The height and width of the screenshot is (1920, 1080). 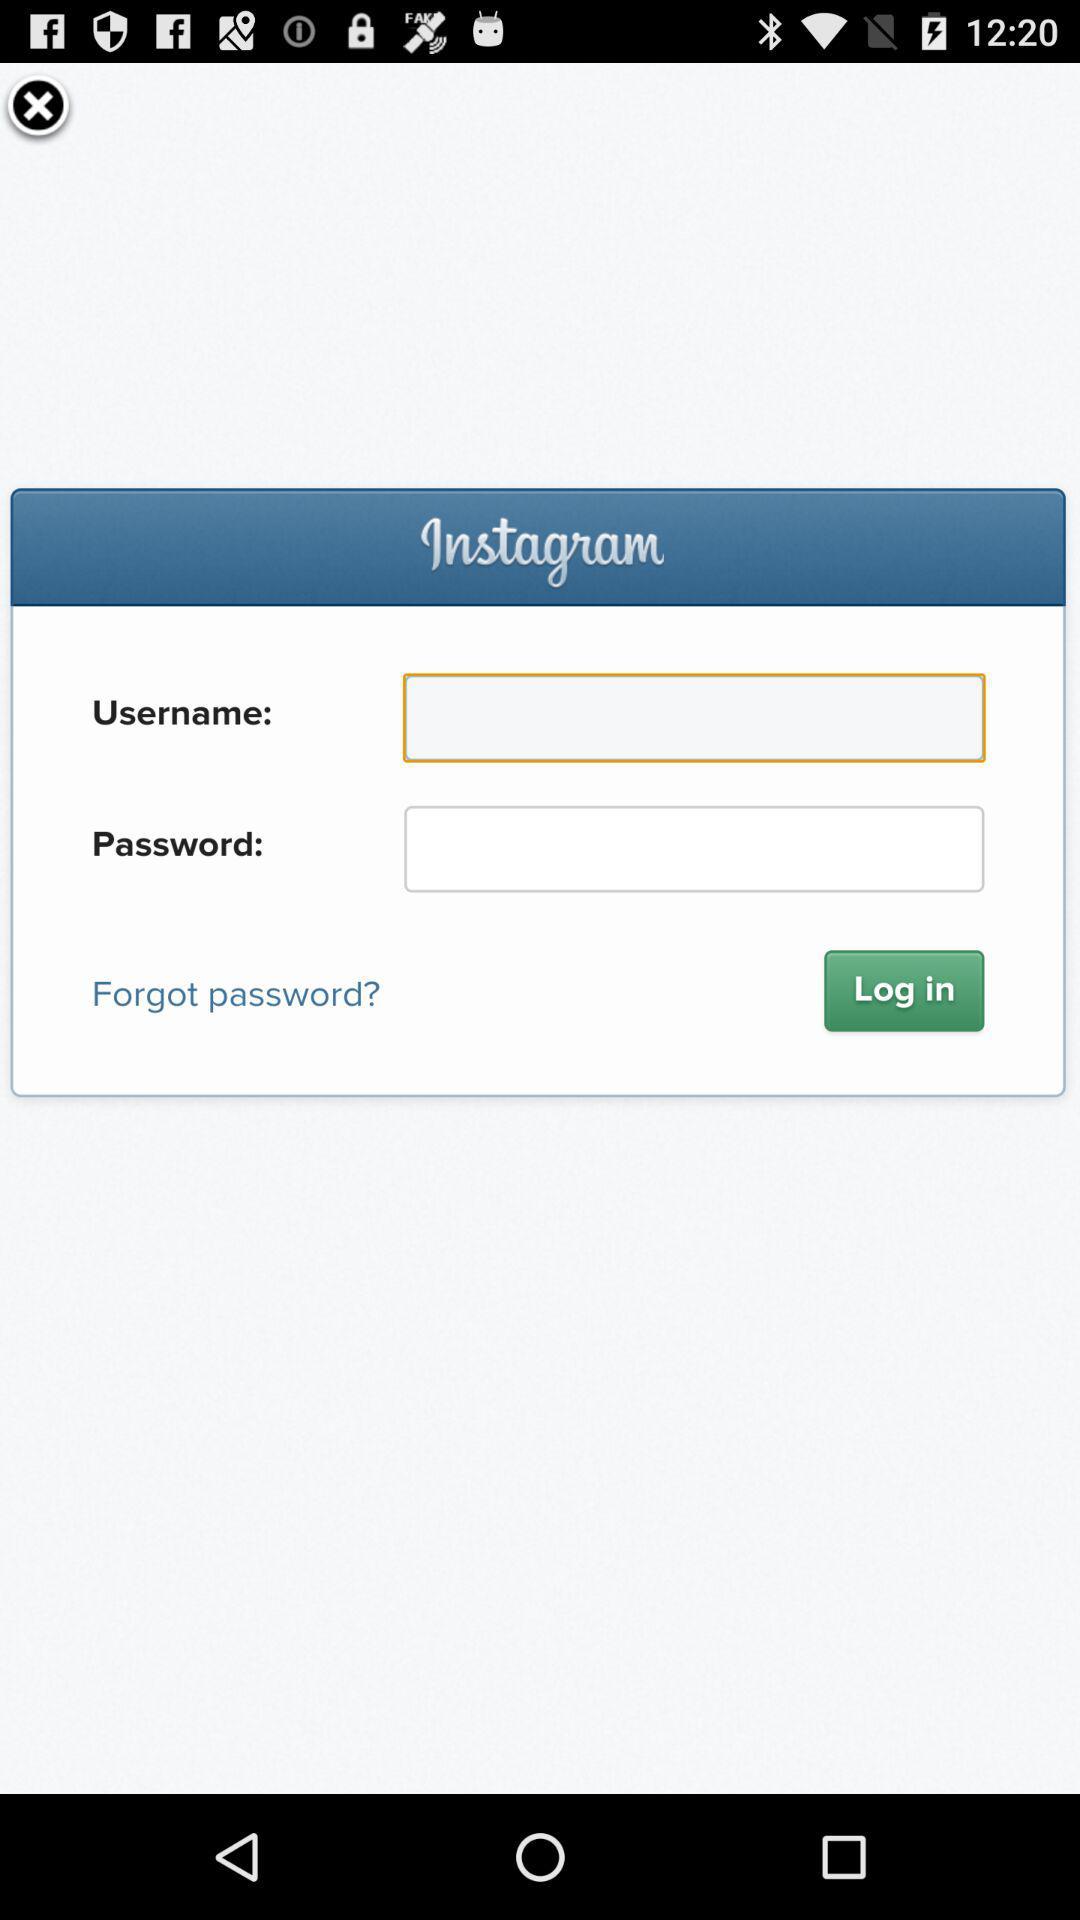 What do you see at coordinates (38, 104) in the screenshot?
I see `to close the windows` at bounding box center [38, 104].